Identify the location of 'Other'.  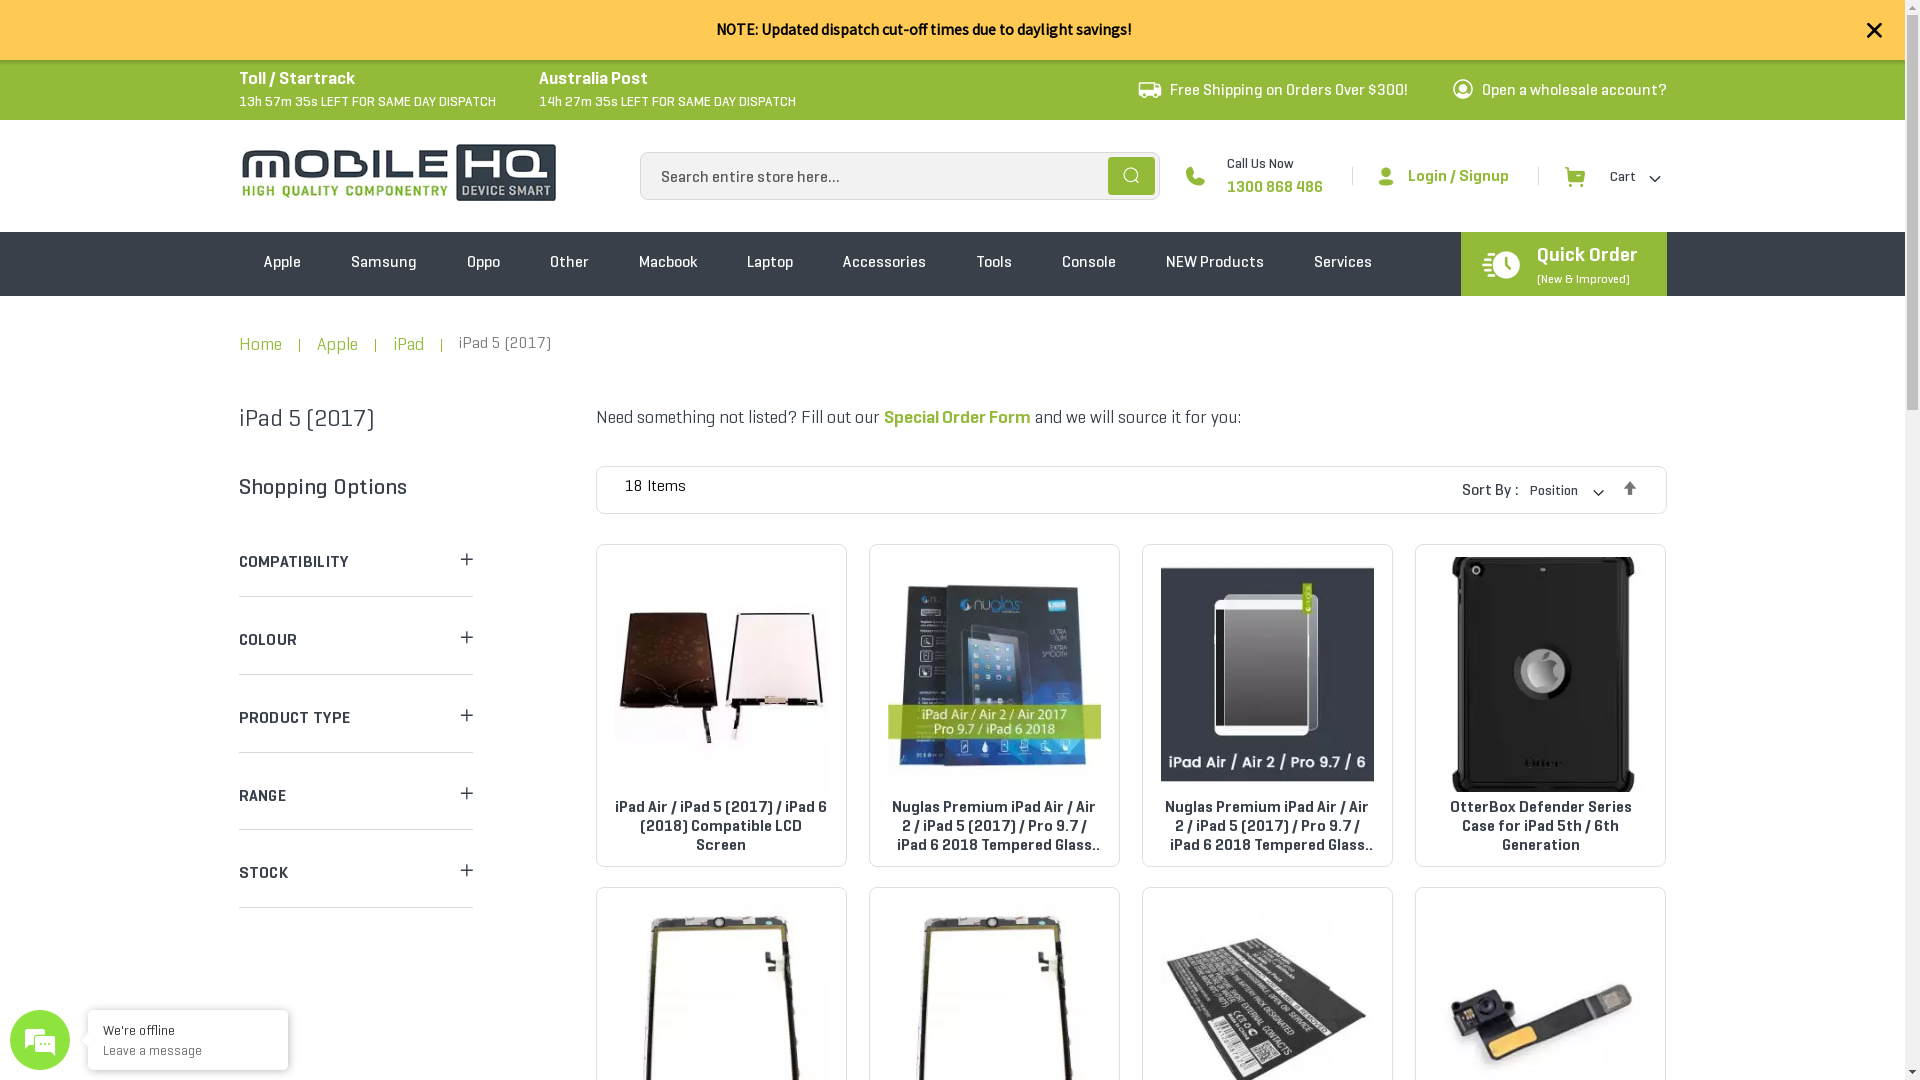
(567, 202).